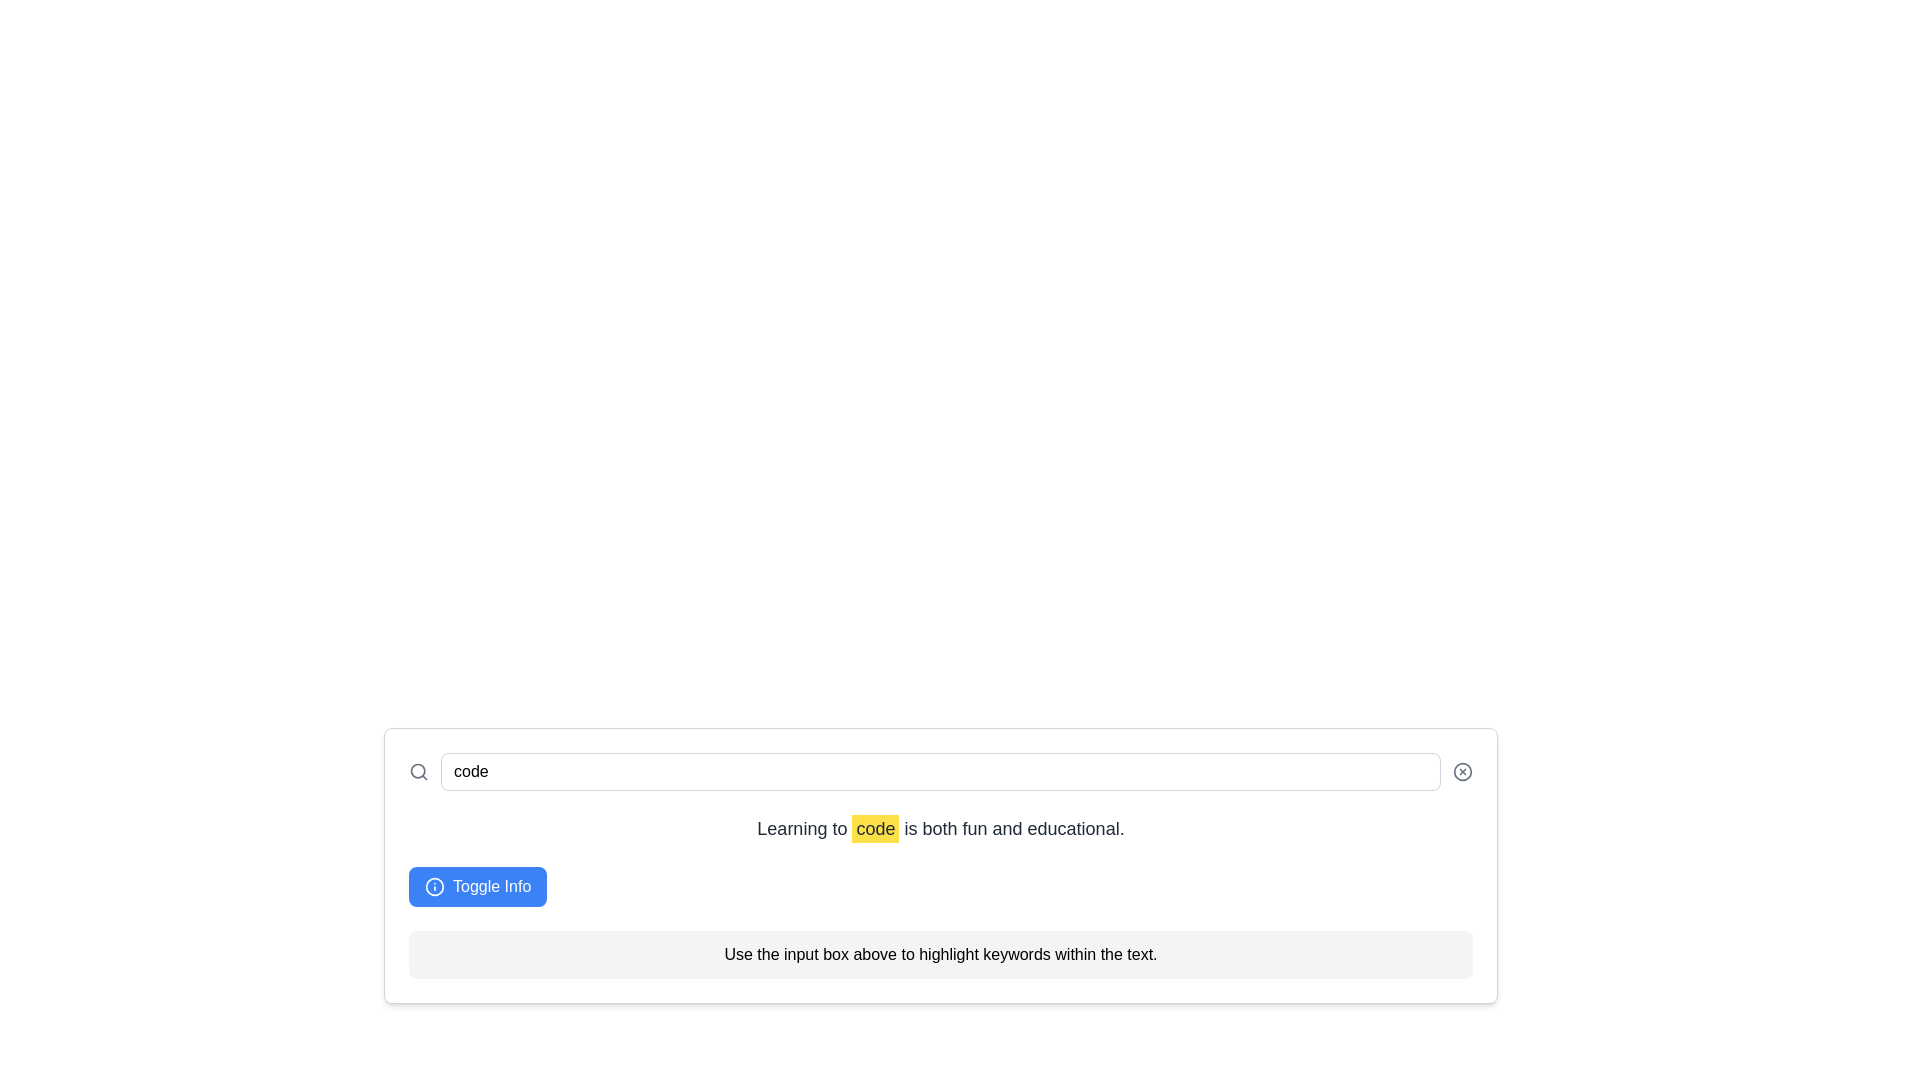 This screenshot has height=1080, width=1920. Describe the element at coordinates (1463, 770) in the screenshot. I see `the circular gray button with an 'X' mark located in the top-right corner of the group of elements, positioned immediately to the right of a text input field` at that location.